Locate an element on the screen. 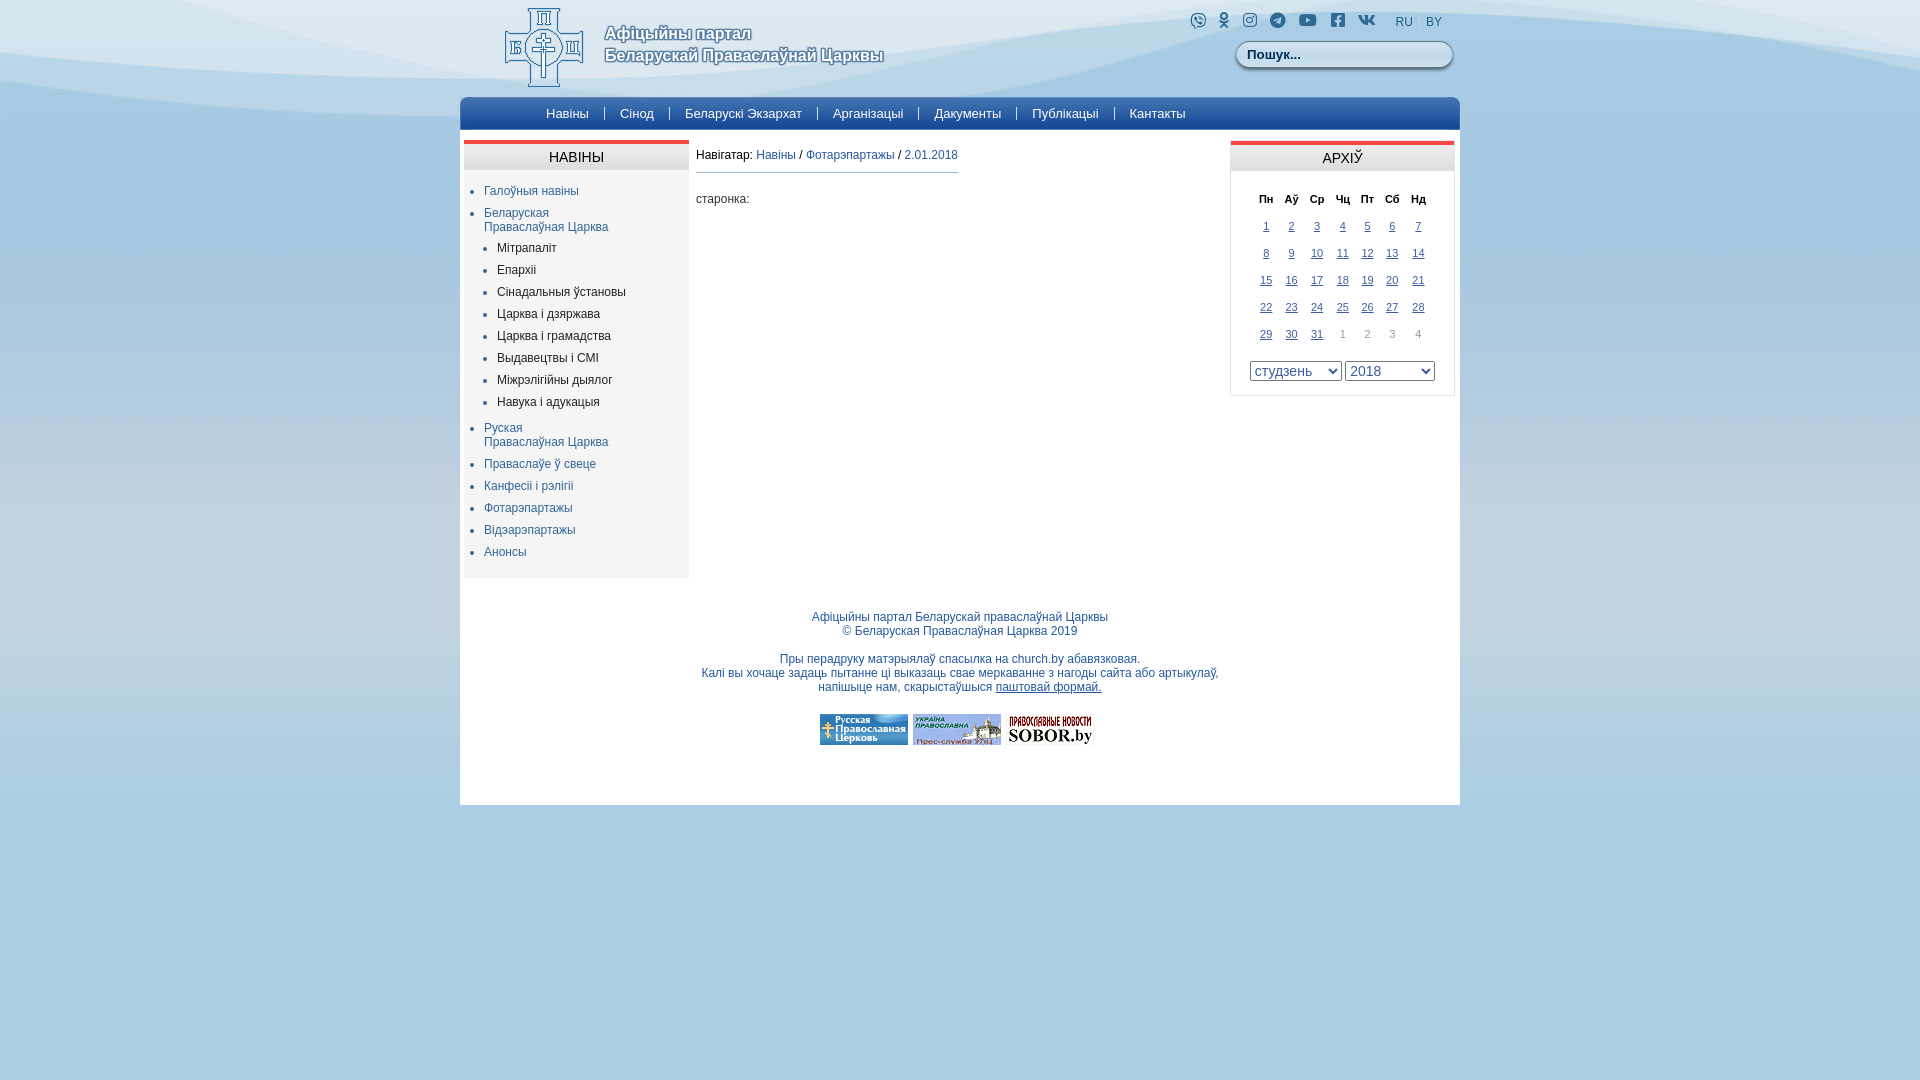 The width and height of the screenshot is (1920, 1080). '10' is located at coordinates (1316, 250).